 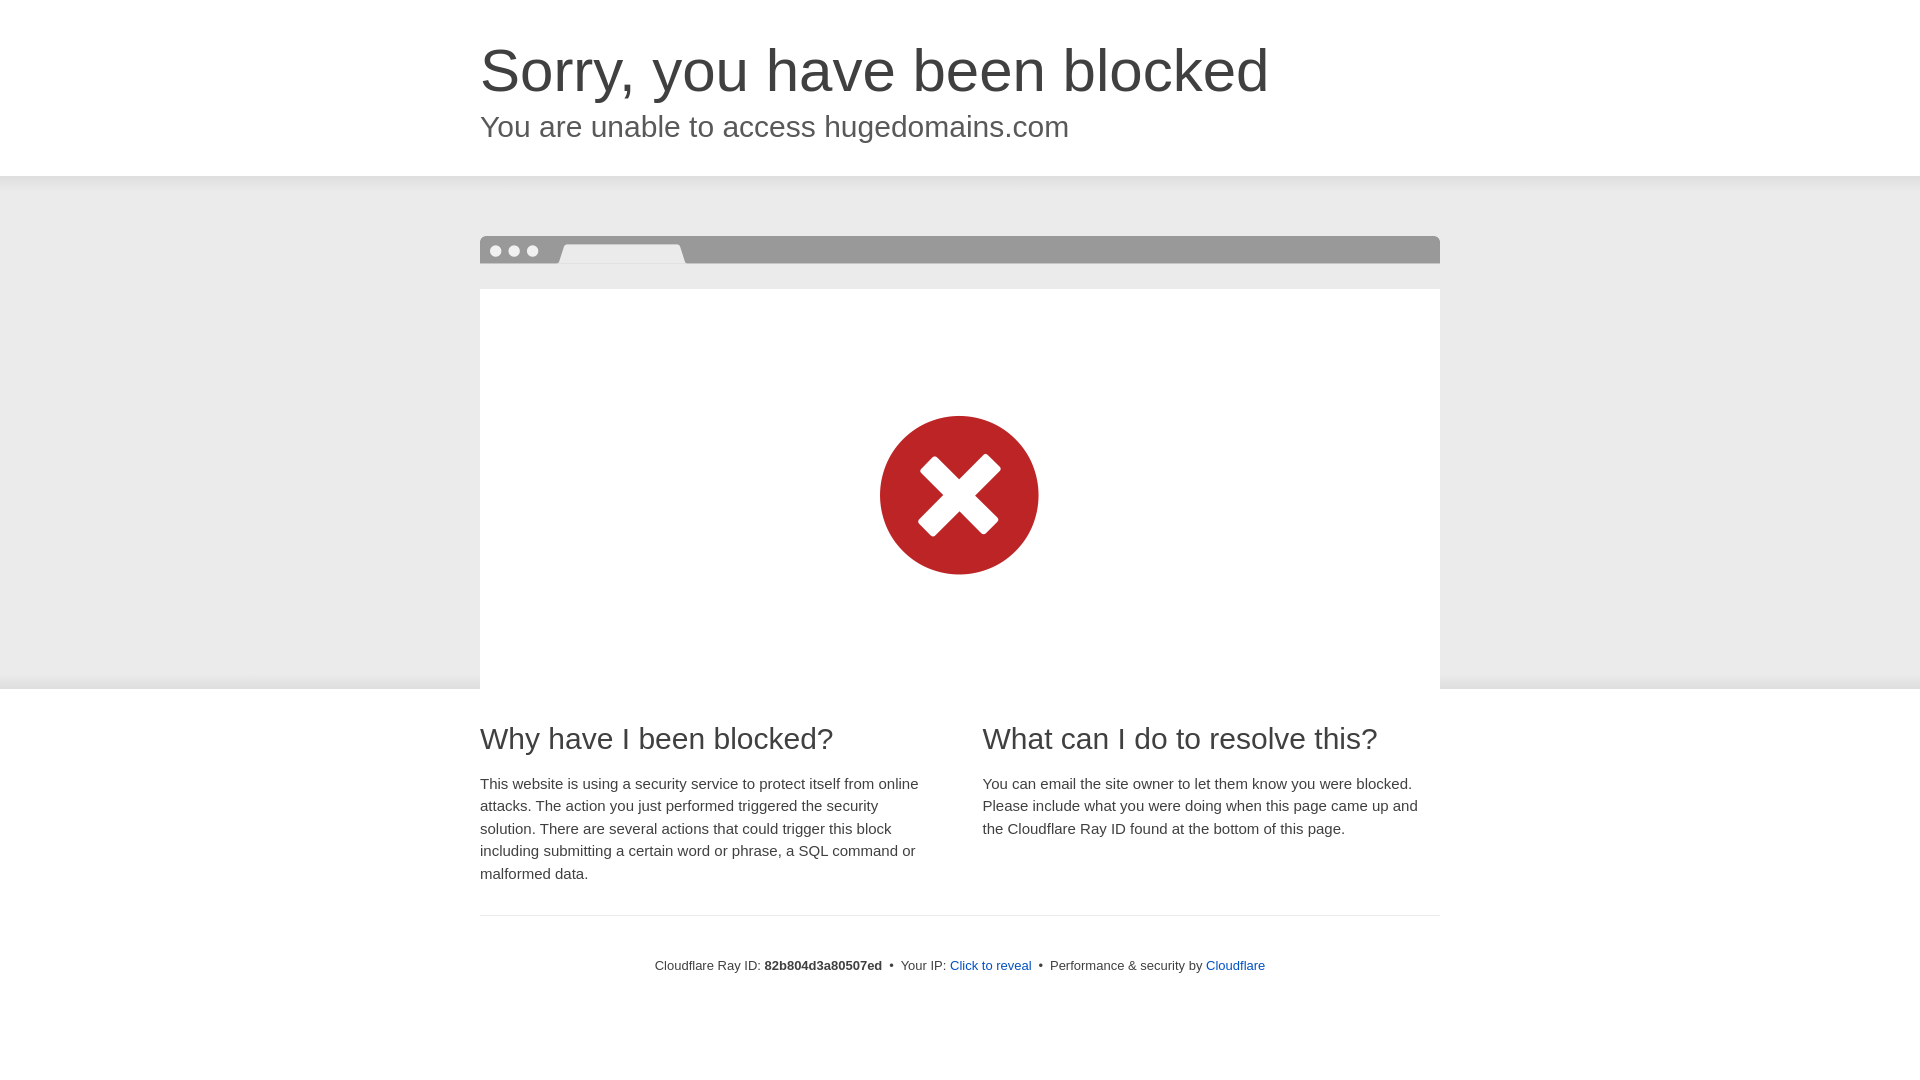 I want to click on 'Cloudflare', so click(x=1204, y=964).